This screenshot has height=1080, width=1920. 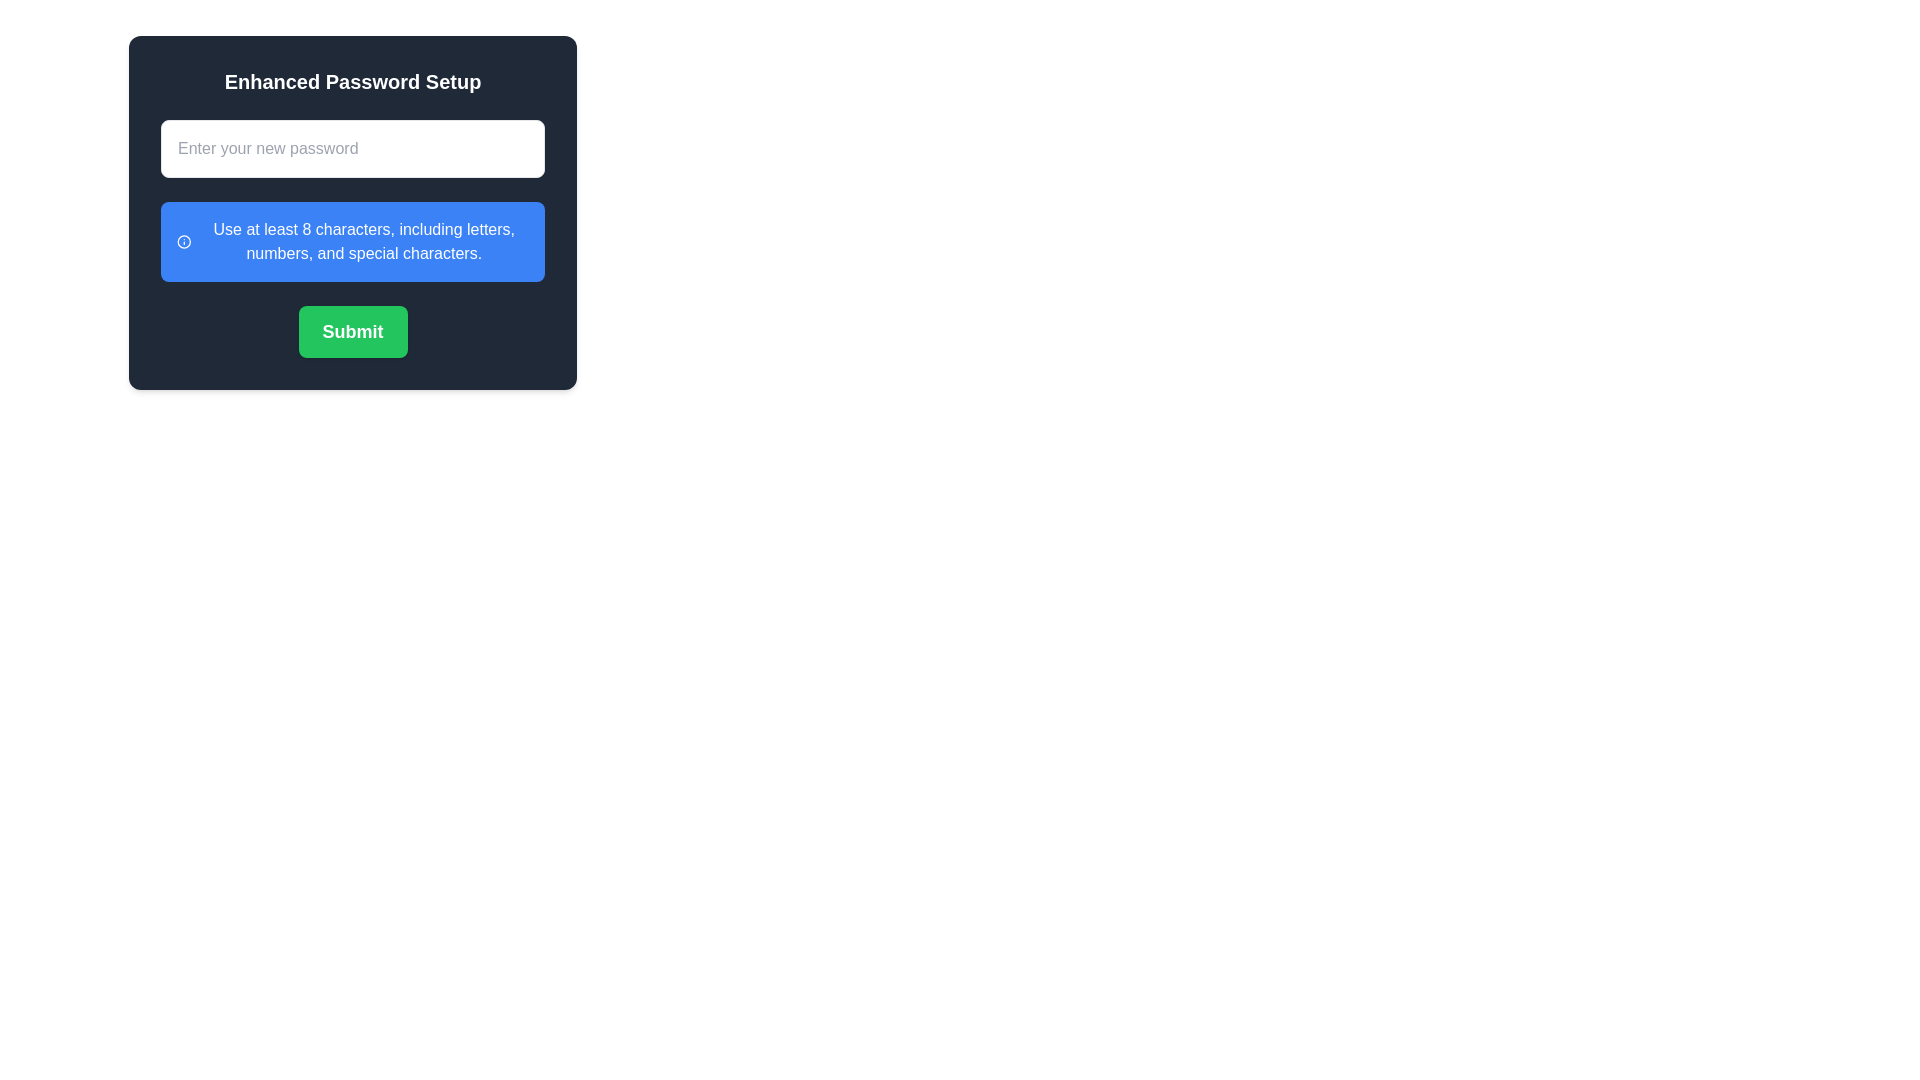 What do you see at coordinates (352, 80) in the screenshot?
I see `the 'Enhanced Password Setup' text label for accessibility by moving to its center point` at bounding box center [352, 80].